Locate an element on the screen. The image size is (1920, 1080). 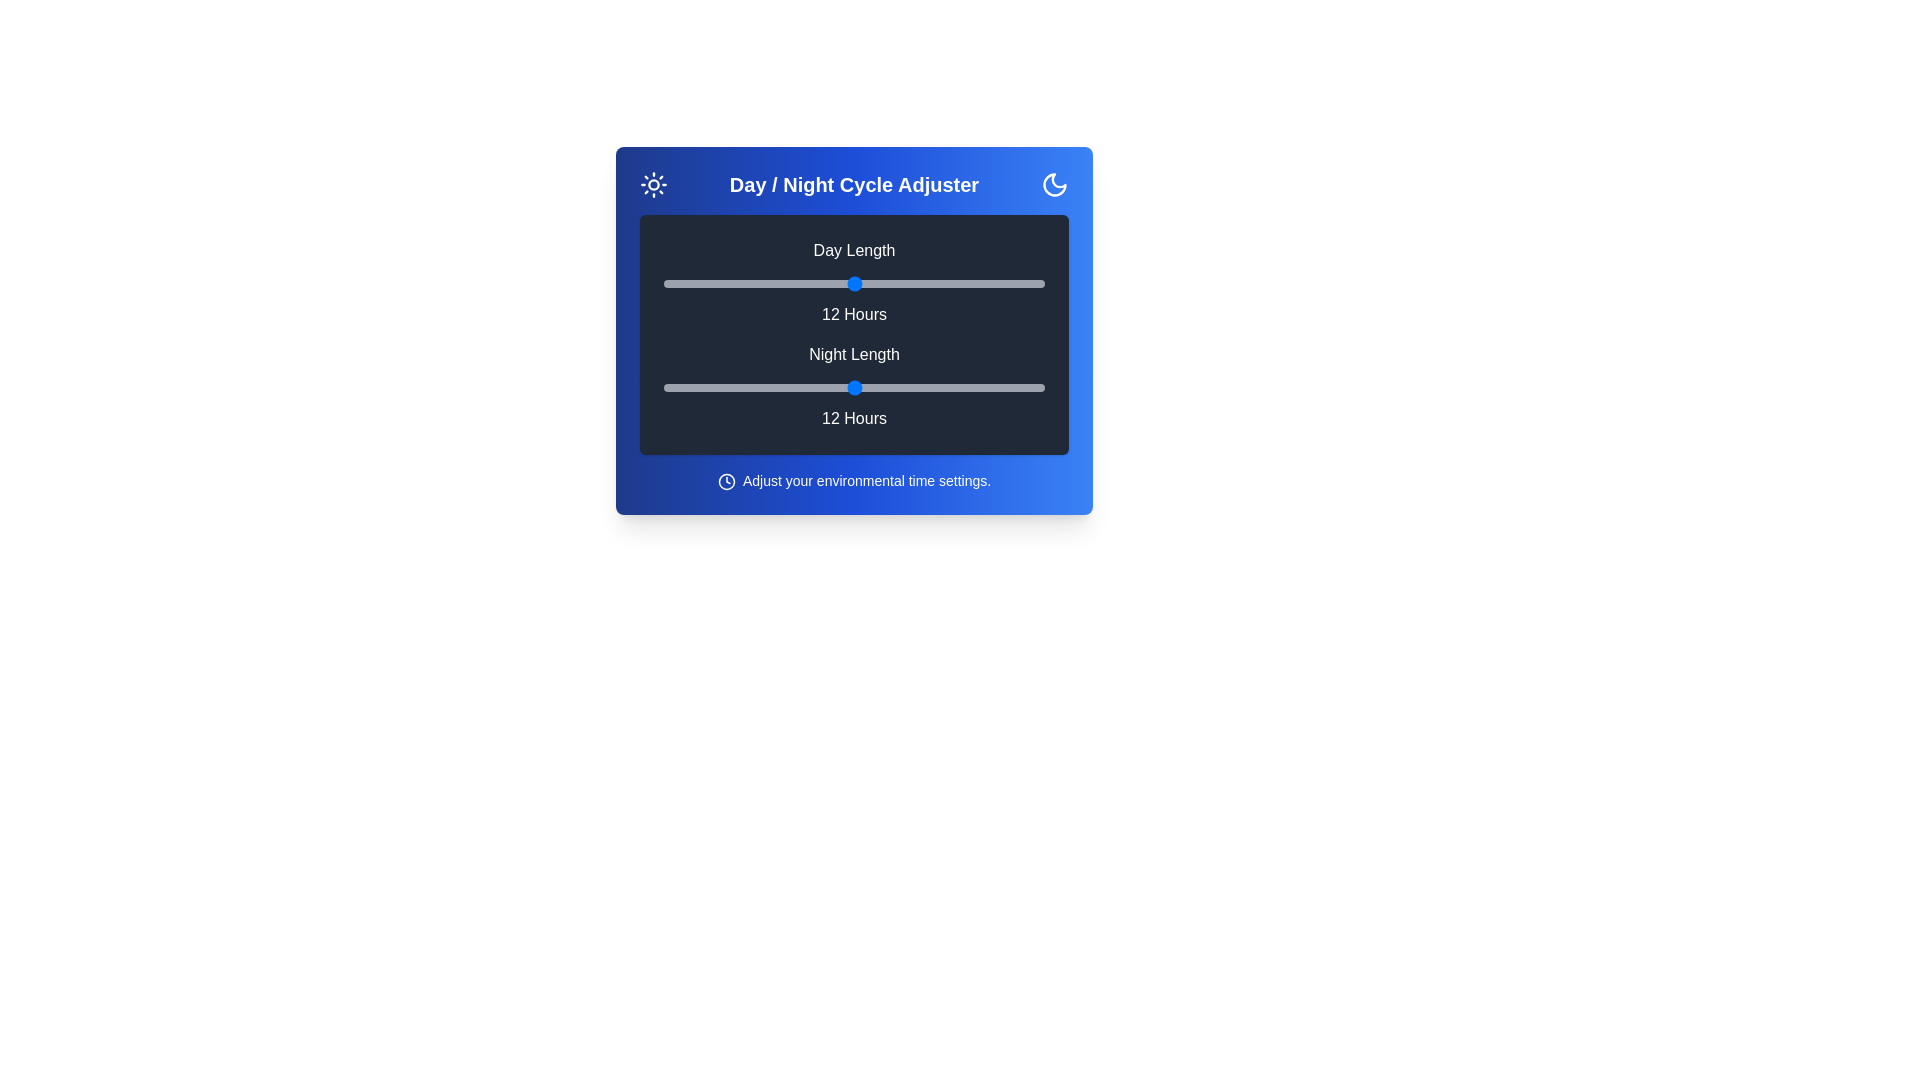
the 'Night Length' slider to 15 hours is located at coordinates (948, 388).